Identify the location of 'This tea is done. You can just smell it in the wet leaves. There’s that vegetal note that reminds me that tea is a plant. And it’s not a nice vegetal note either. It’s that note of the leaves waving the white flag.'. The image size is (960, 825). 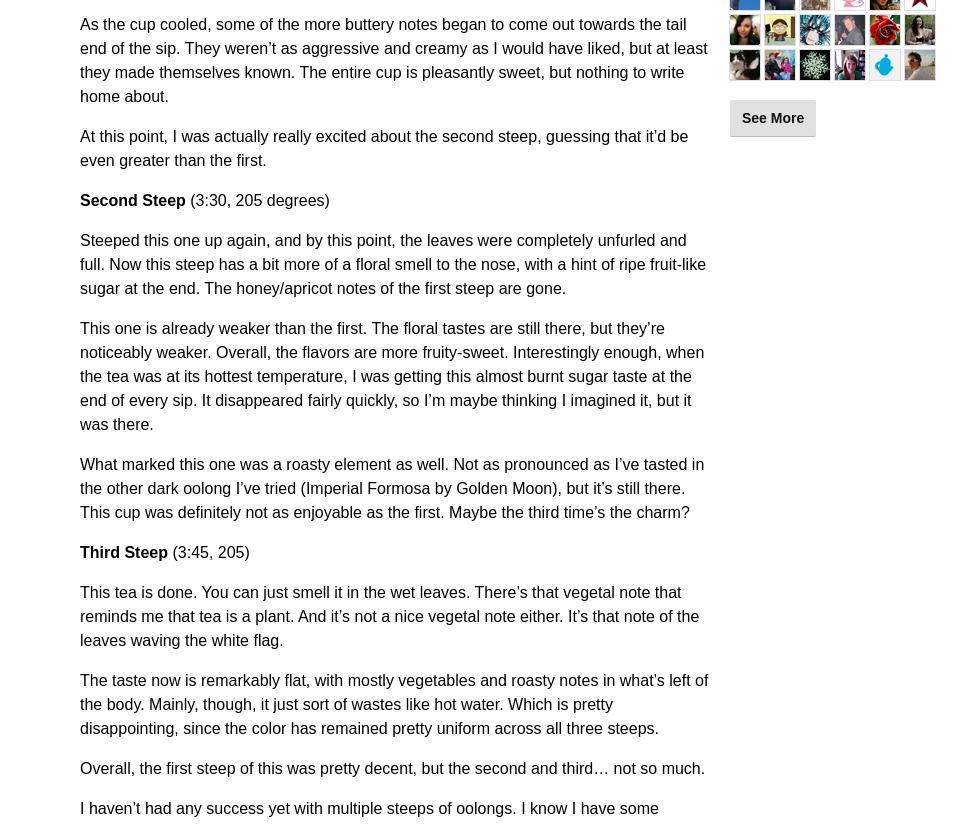
(79, 616).